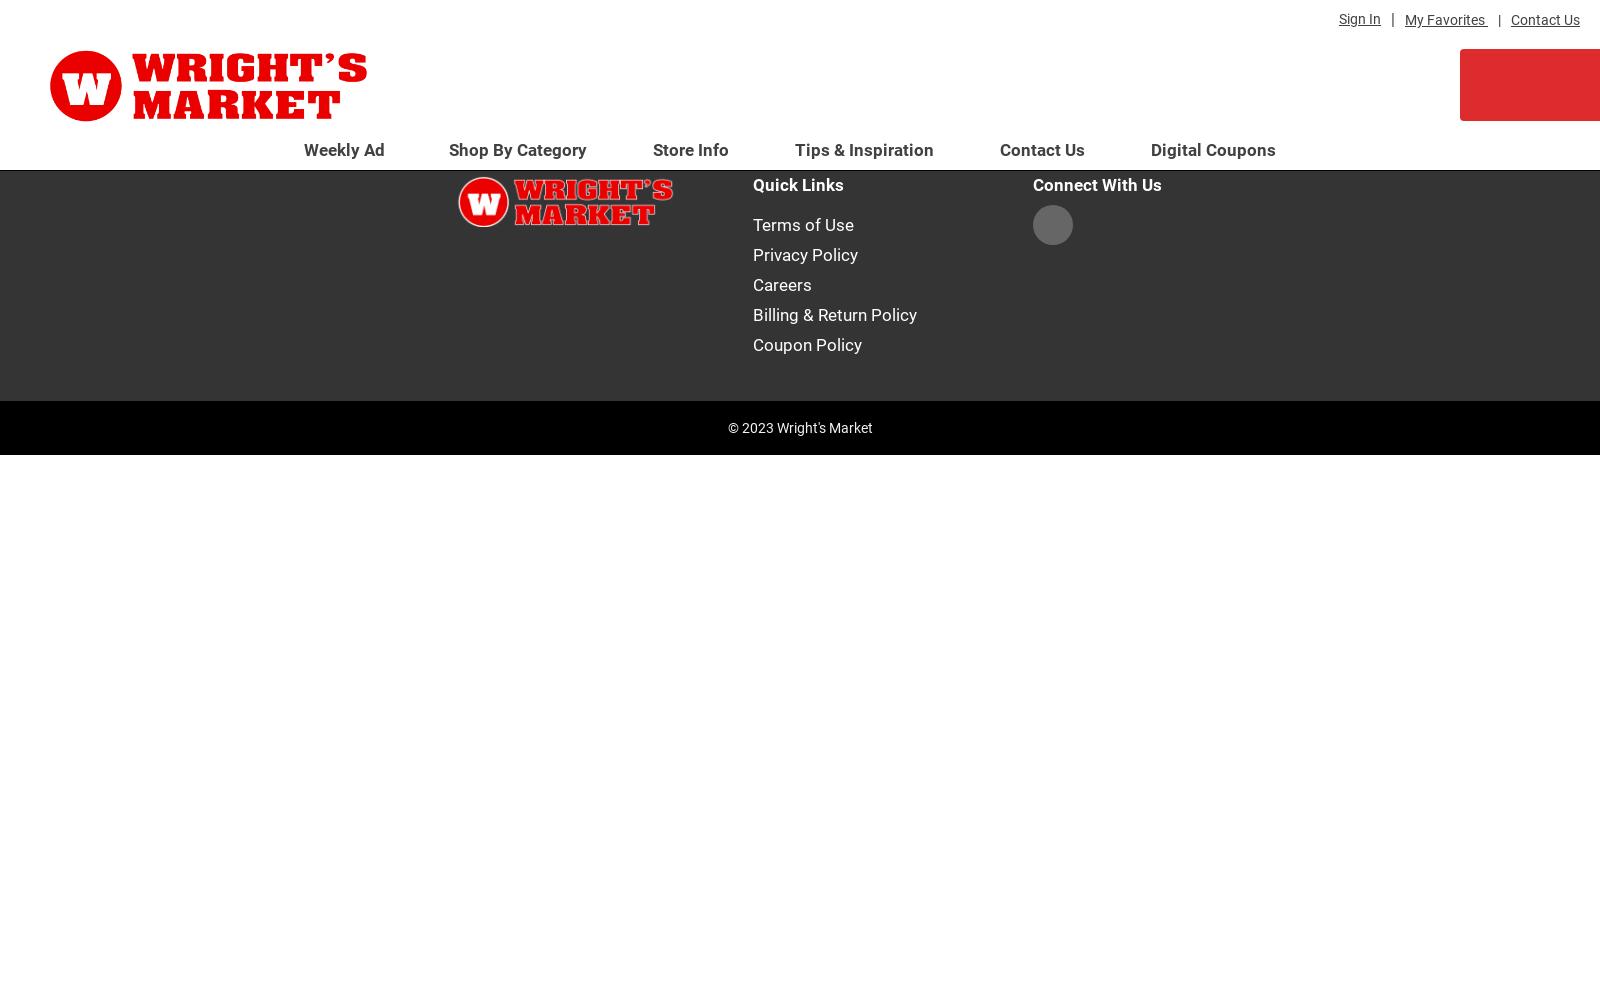 This screenshot has width=1600, height=1000. I want to click on 'Tips & Inspiration', so click(863, 150).